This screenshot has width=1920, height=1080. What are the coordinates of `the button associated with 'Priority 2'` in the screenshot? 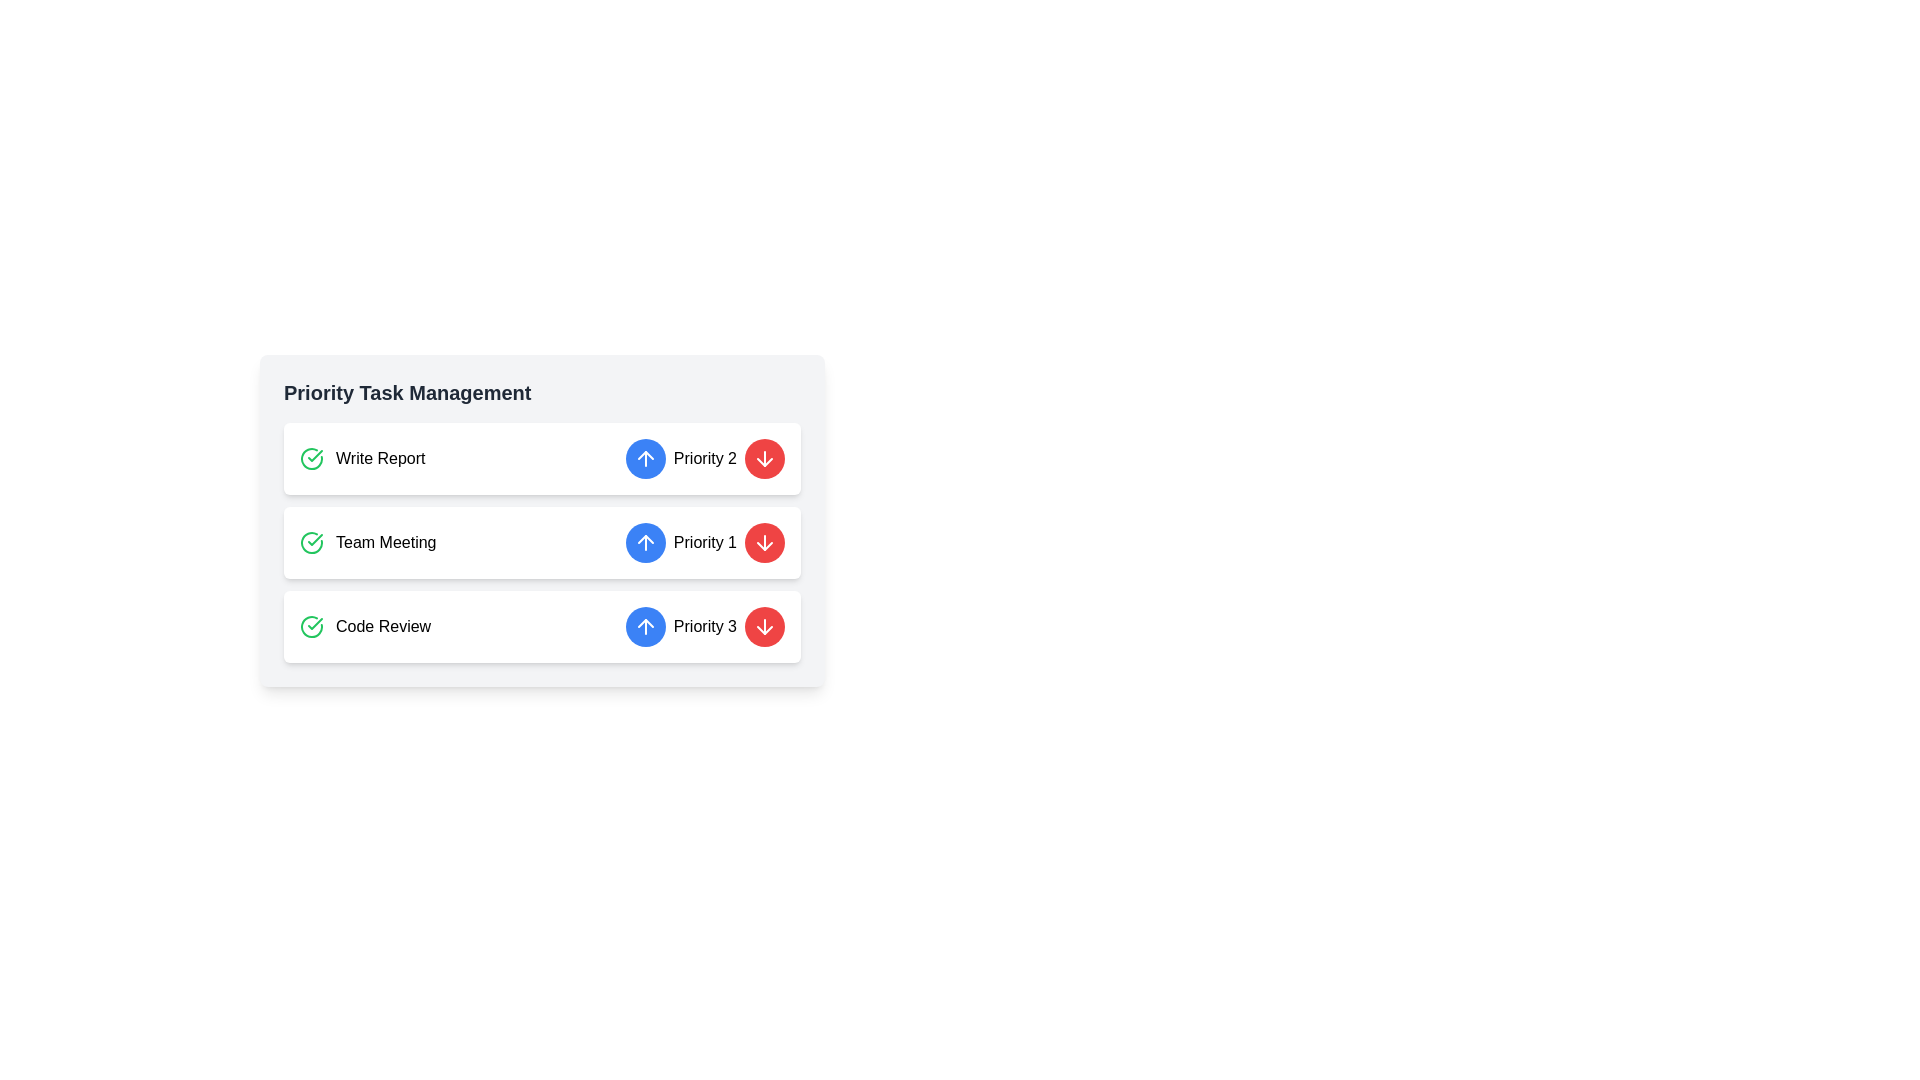 It's located at (645, 459).